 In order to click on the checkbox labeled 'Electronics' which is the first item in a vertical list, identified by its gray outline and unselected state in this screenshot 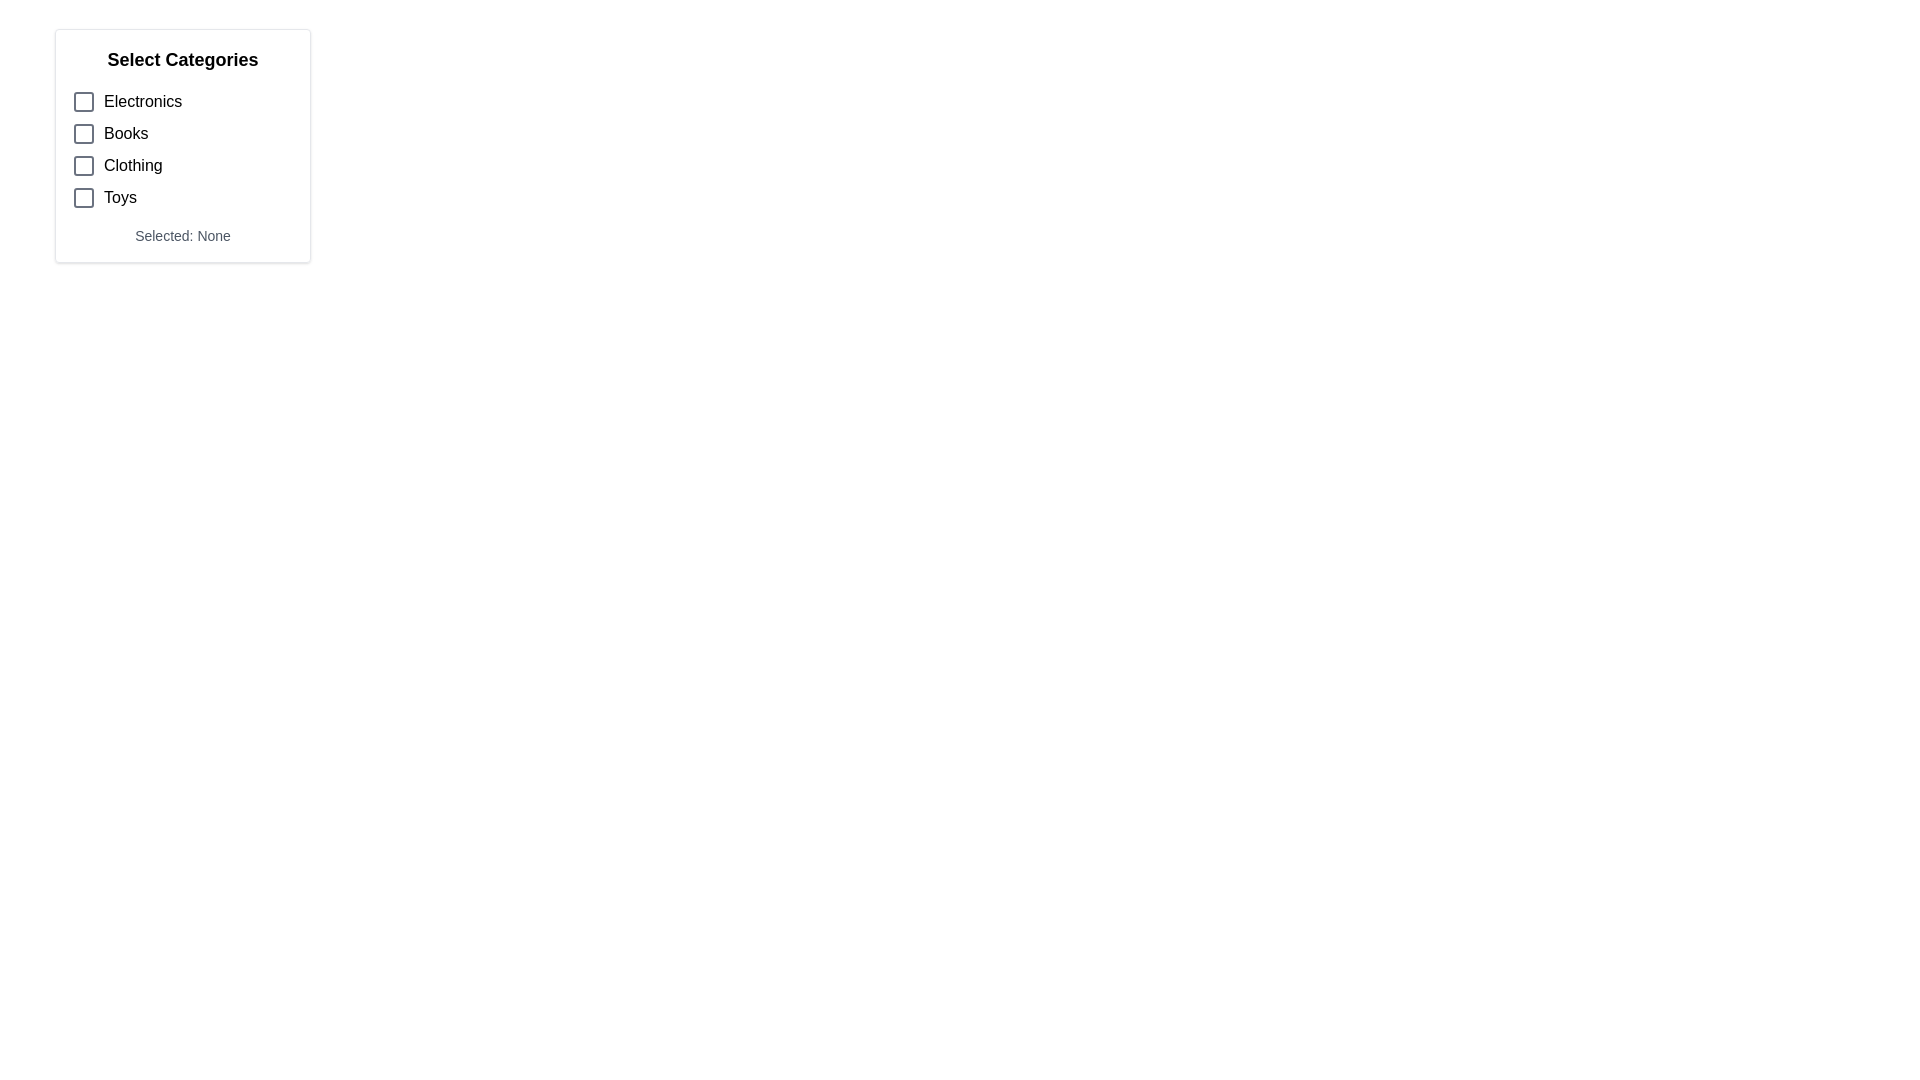, I will do `click(182, 101)`.